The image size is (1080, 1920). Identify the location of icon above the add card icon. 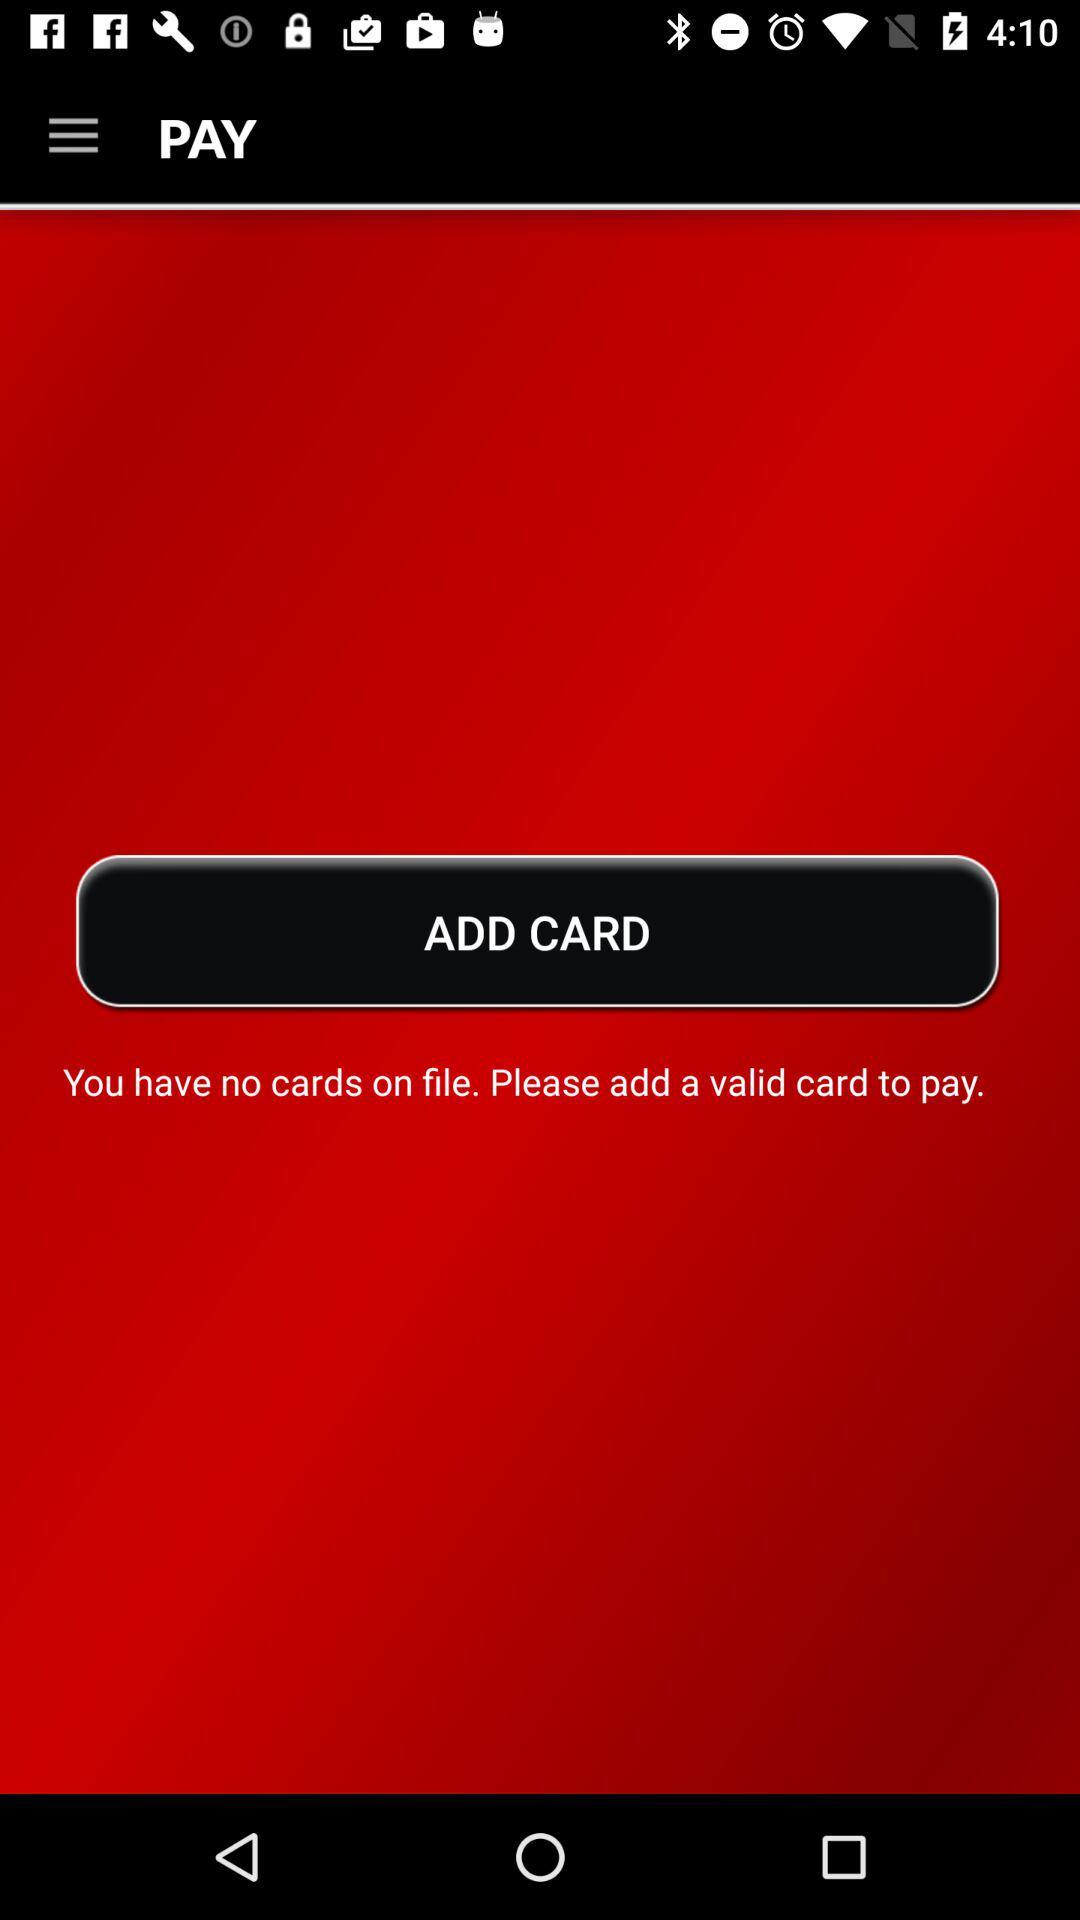
(72, 135).